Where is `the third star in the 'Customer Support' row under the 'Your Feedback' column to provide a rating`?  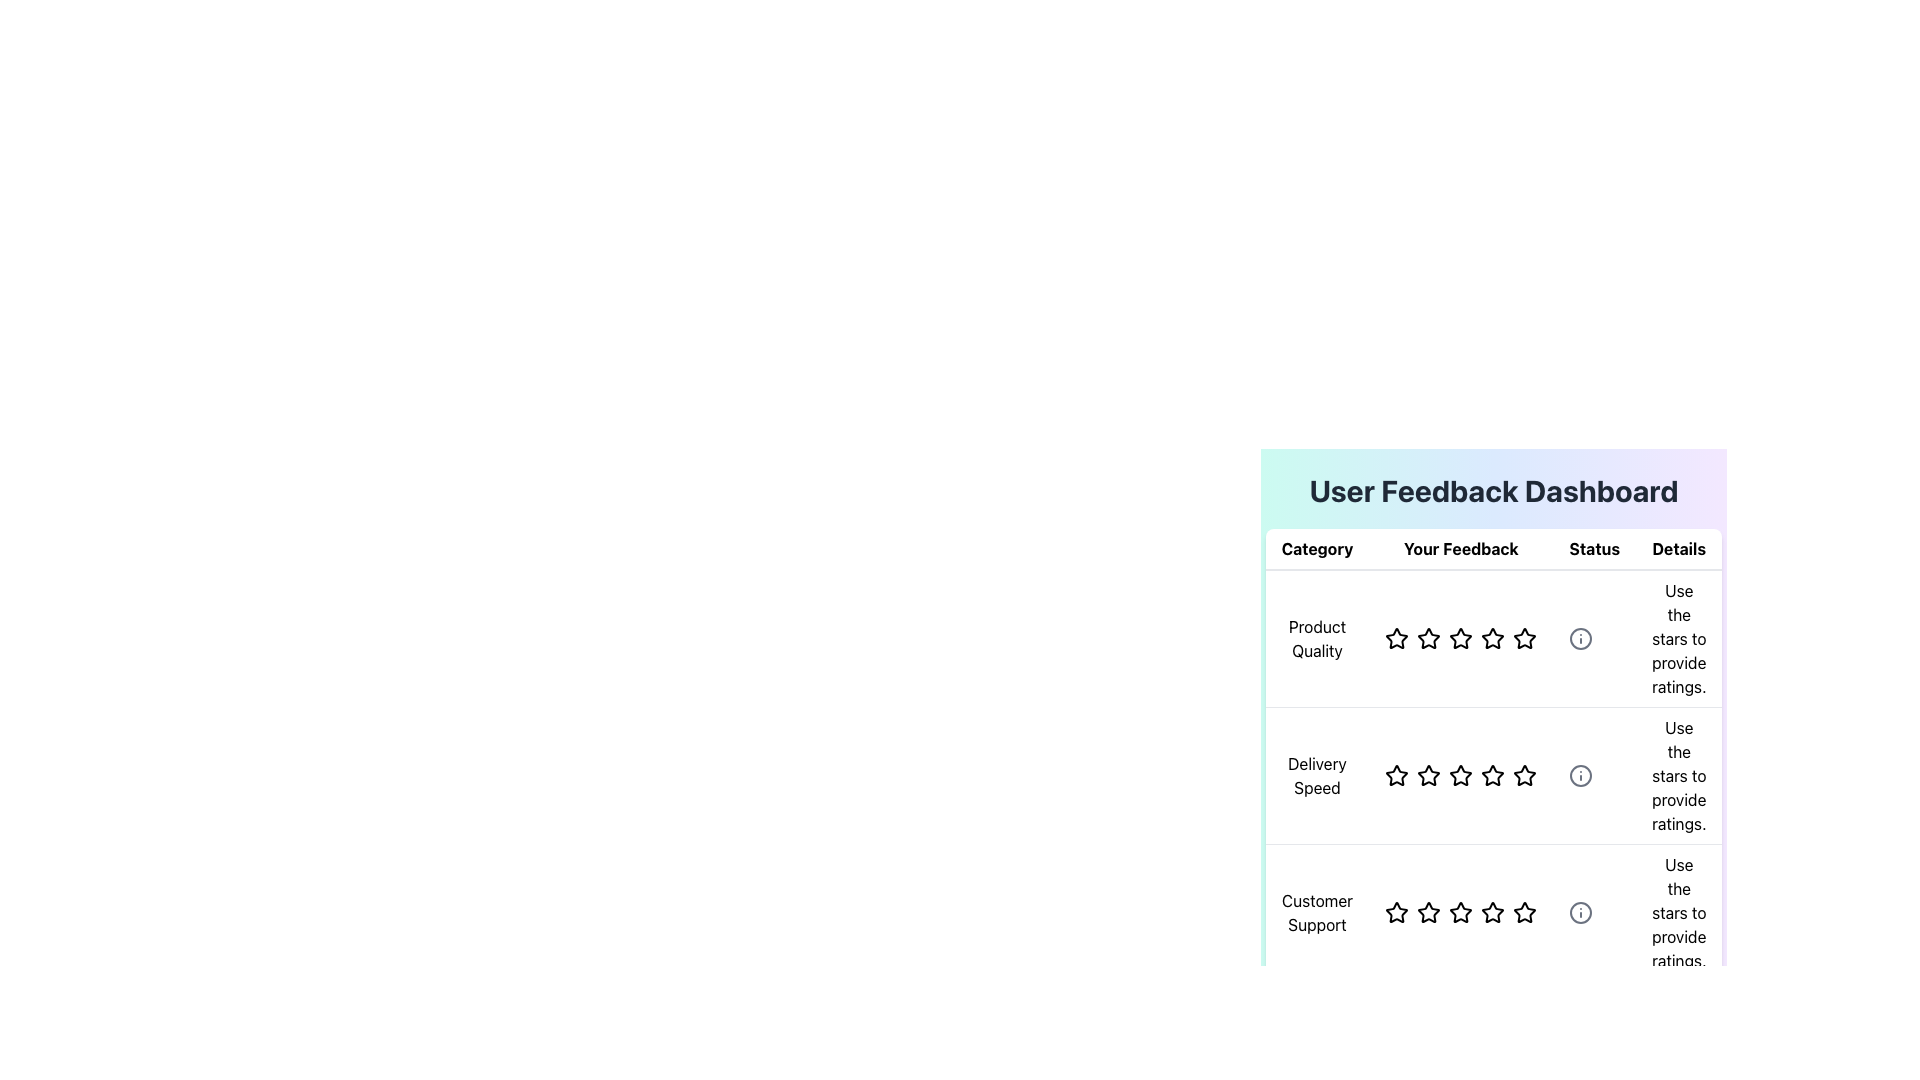
the third star in the 'Customer Support' row under the 'Your Feedback' column to provide a rating is located at coordinates (1461, 912).